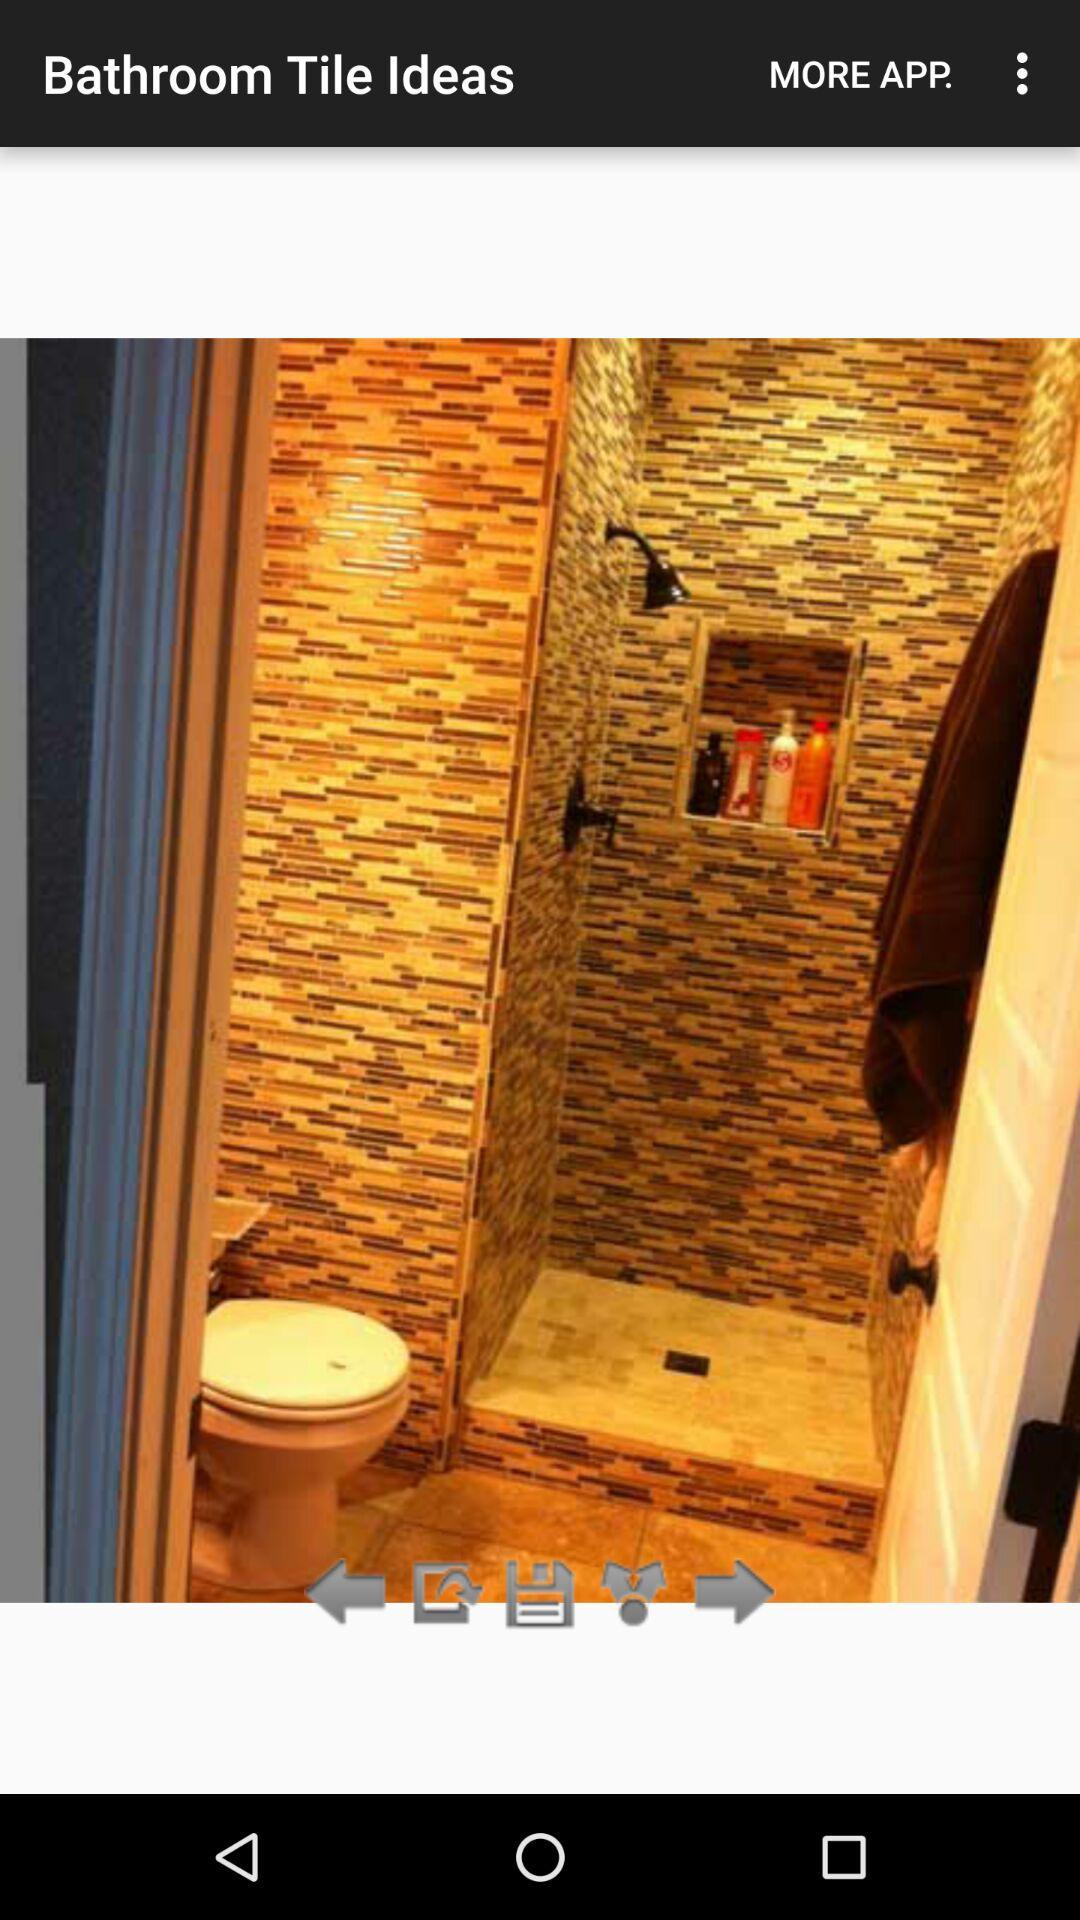 This screenshot has width=1080, height=1920. Describe the element at coordinates (860, 73) in the screenshot. I see `more app. icon` at that location.